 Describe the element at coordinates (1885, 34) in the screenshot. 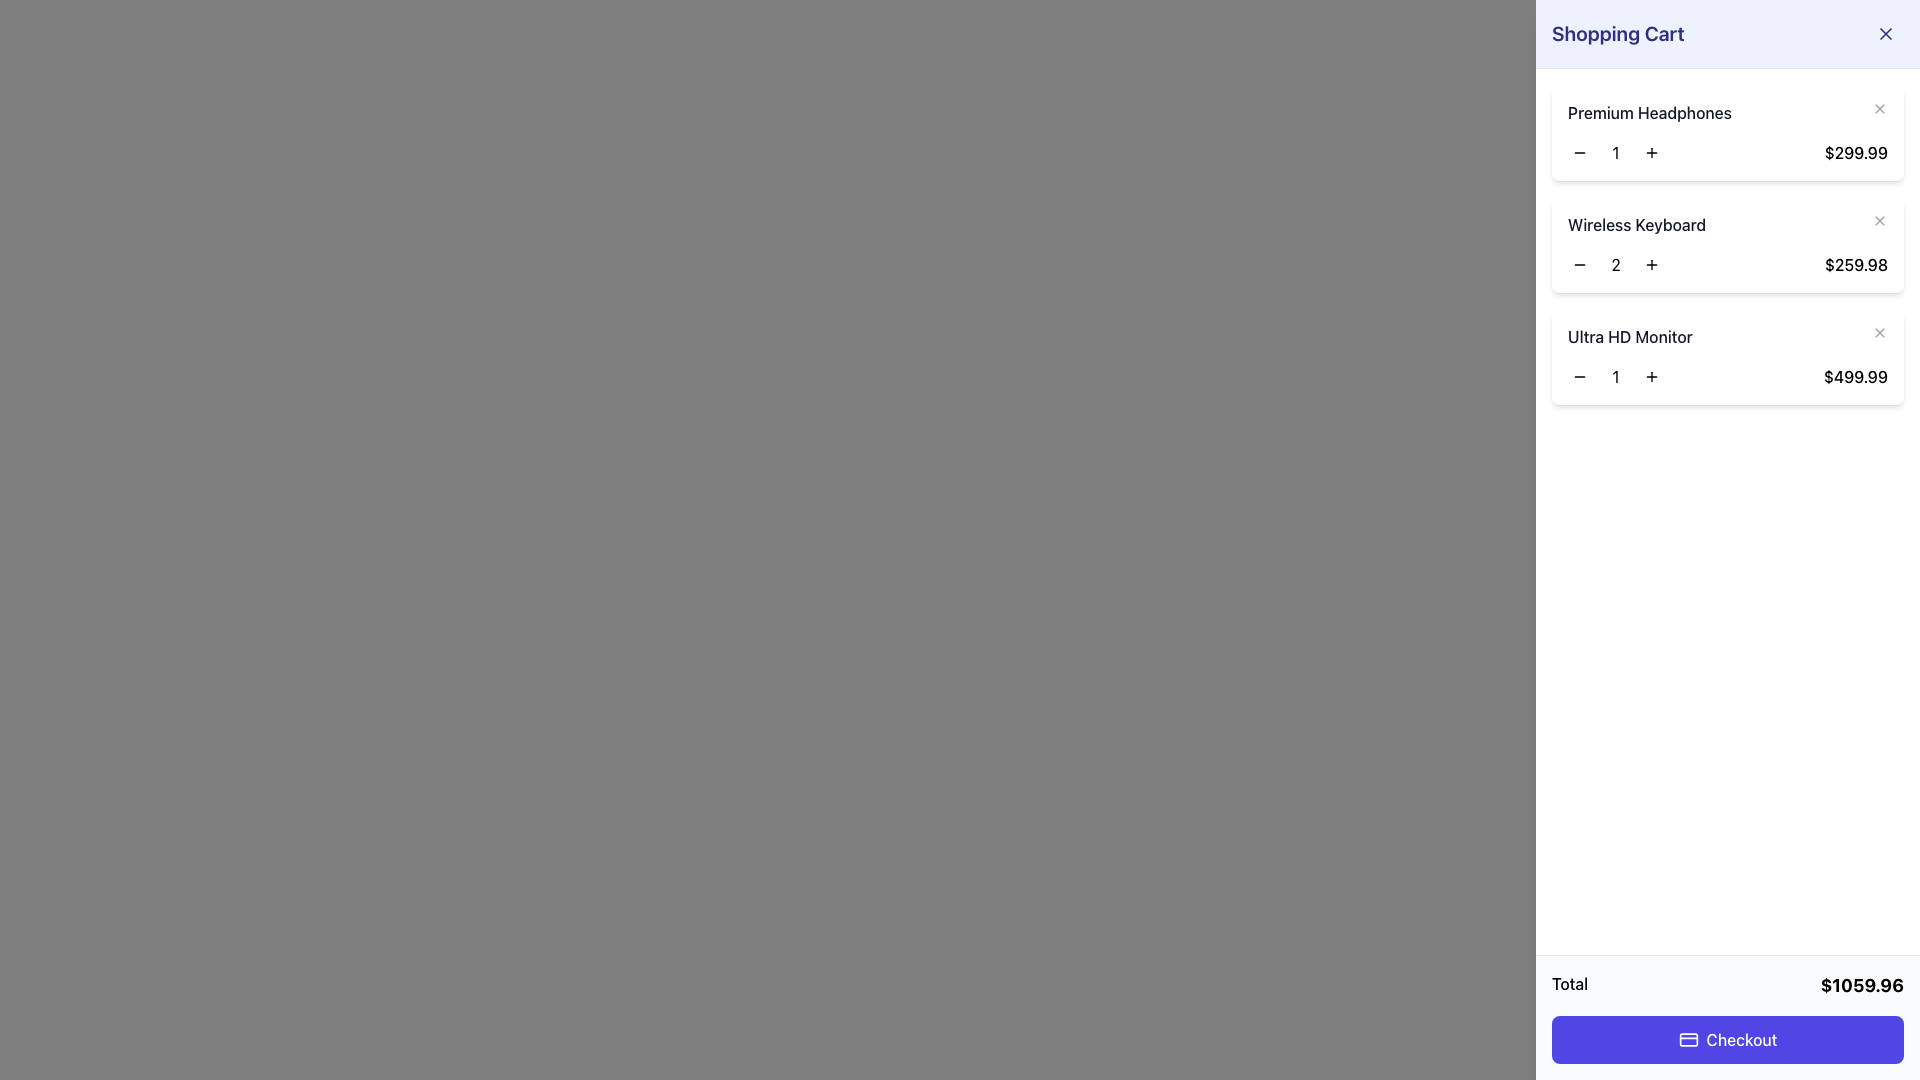

I see `the small 'X' close button located at the top-right corner of the shopping cart section header` at that location.